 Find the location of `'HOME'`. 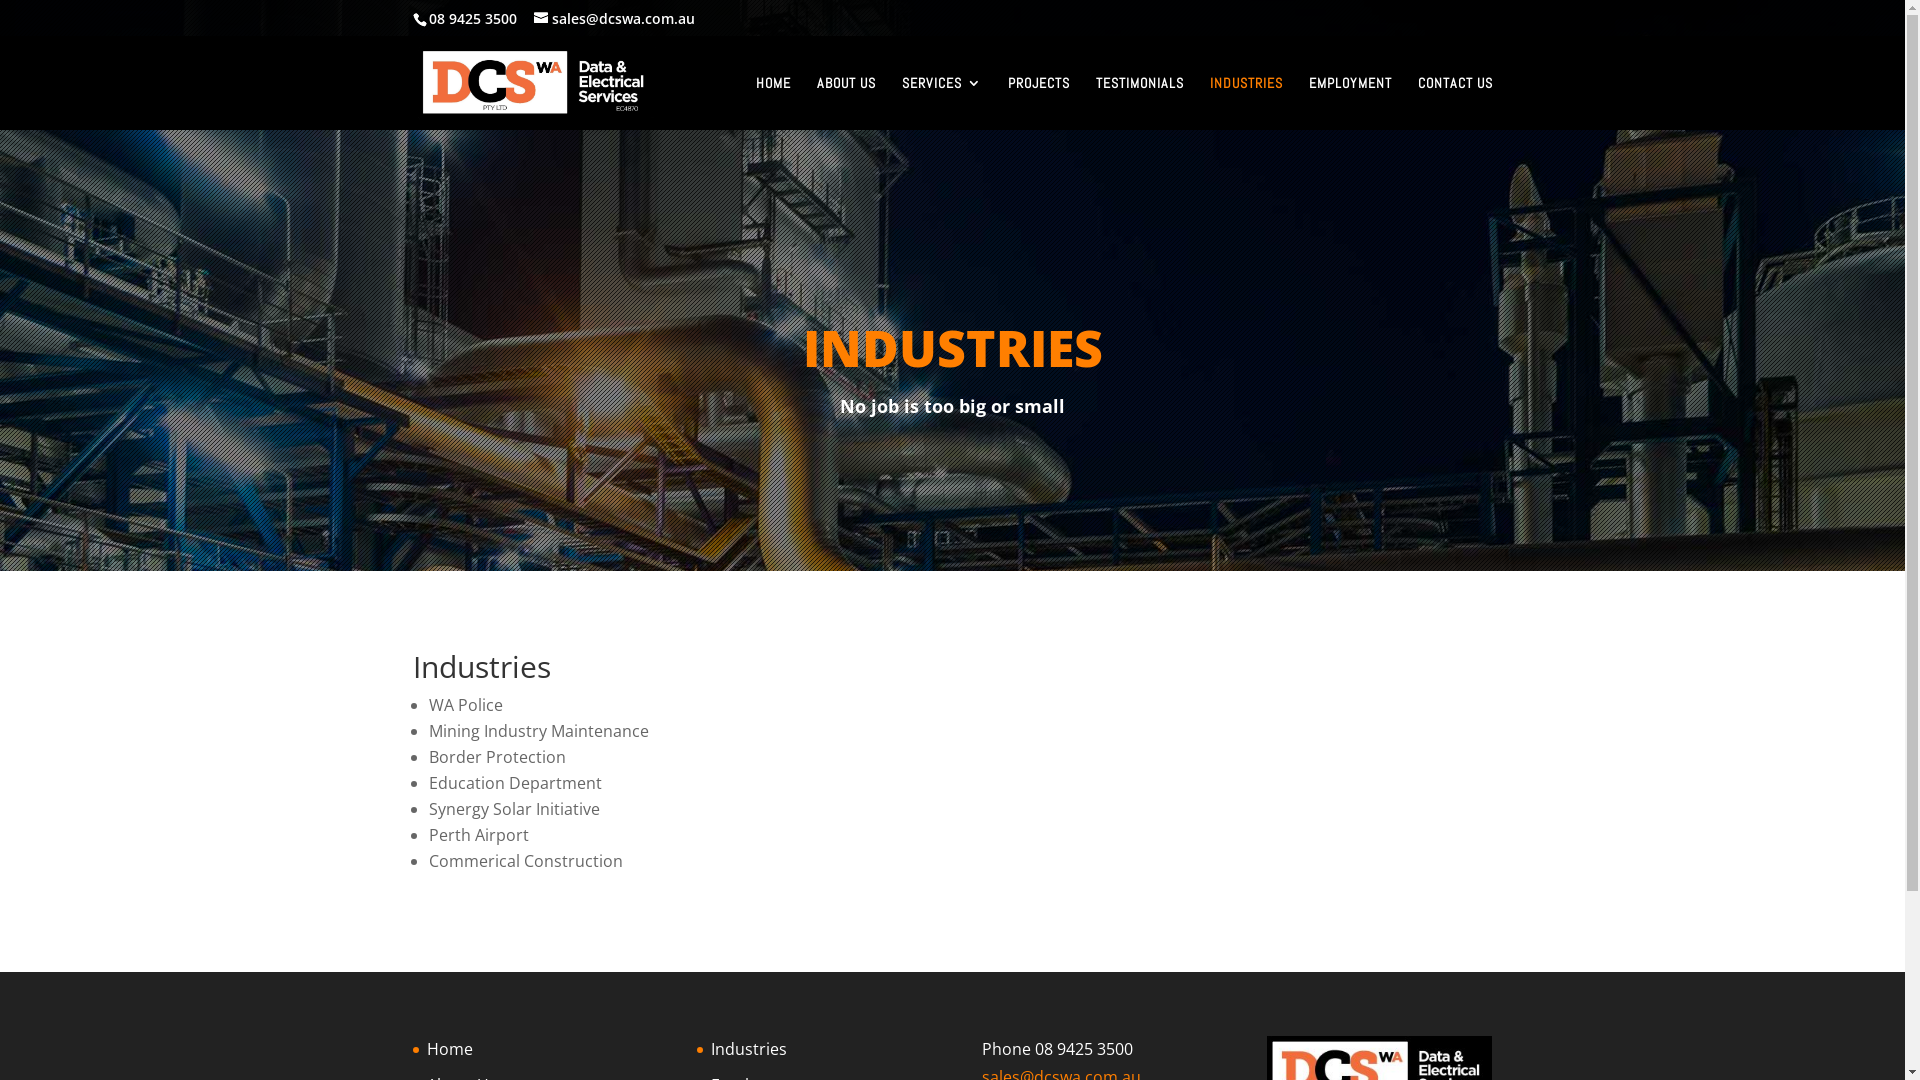

'HOME' is located at coordinates (772, 103).